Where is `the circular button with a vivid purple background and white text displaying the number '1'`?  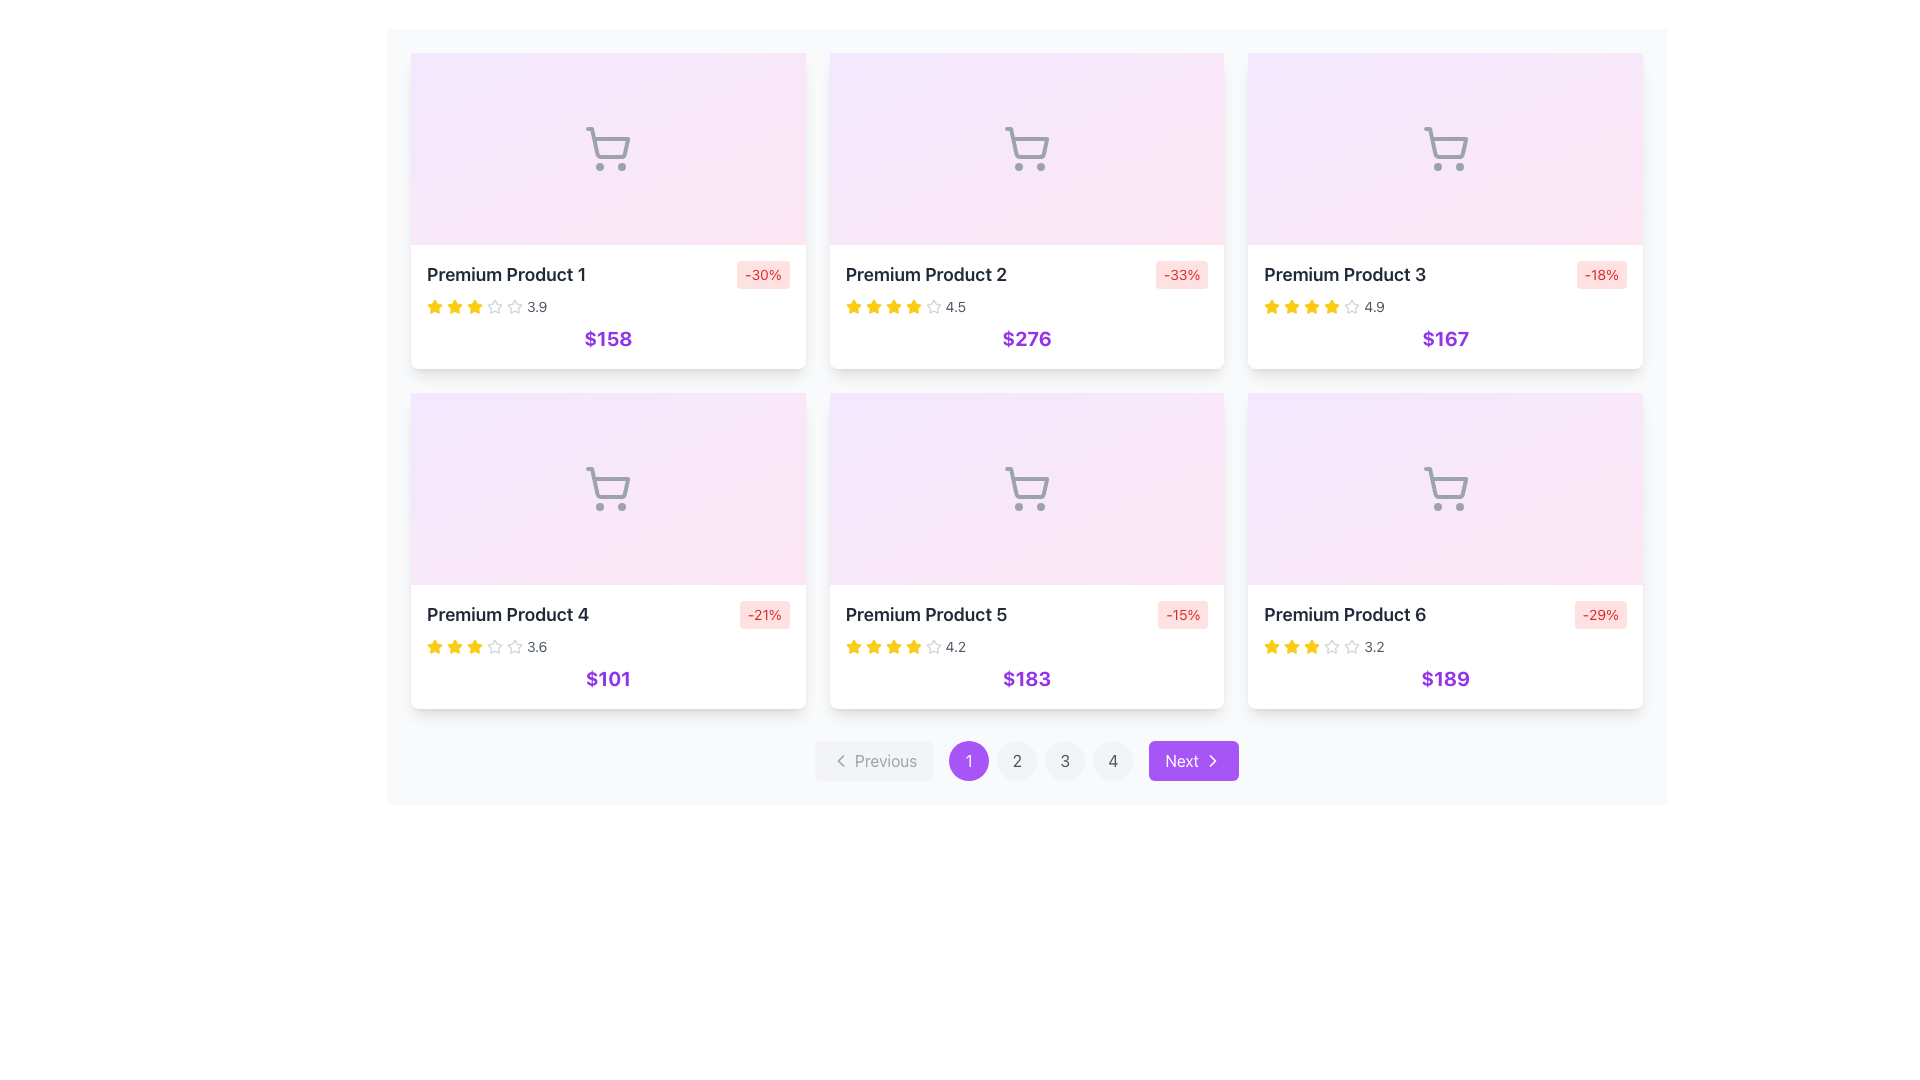
the circular button with a vivid purple background and white text displaying the number '1' is located at coordinates (969, 760).